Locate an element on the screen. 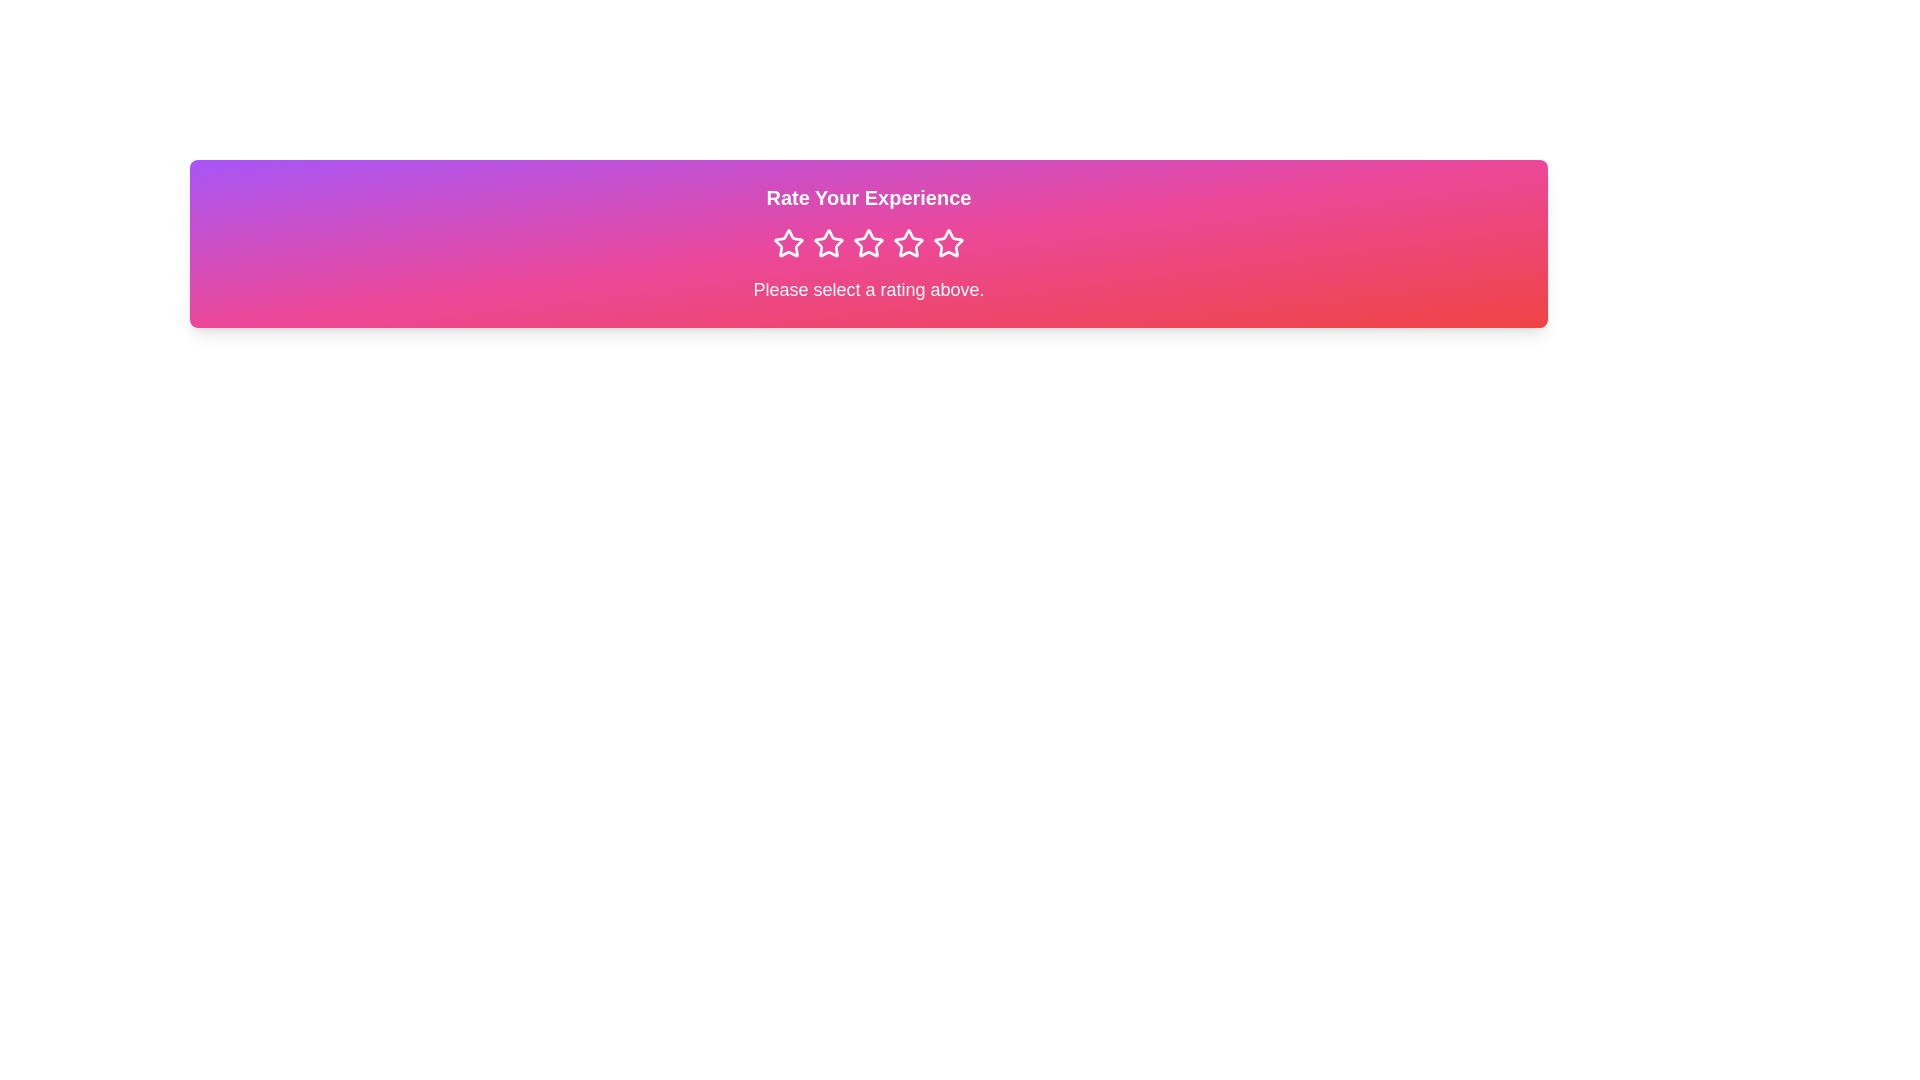 The image size is (1920, 1080). the fifth hollow yellowish star icon to rate your experience, which is located below the text 'Rate Your Experience' is located at coordinates (948, 242).